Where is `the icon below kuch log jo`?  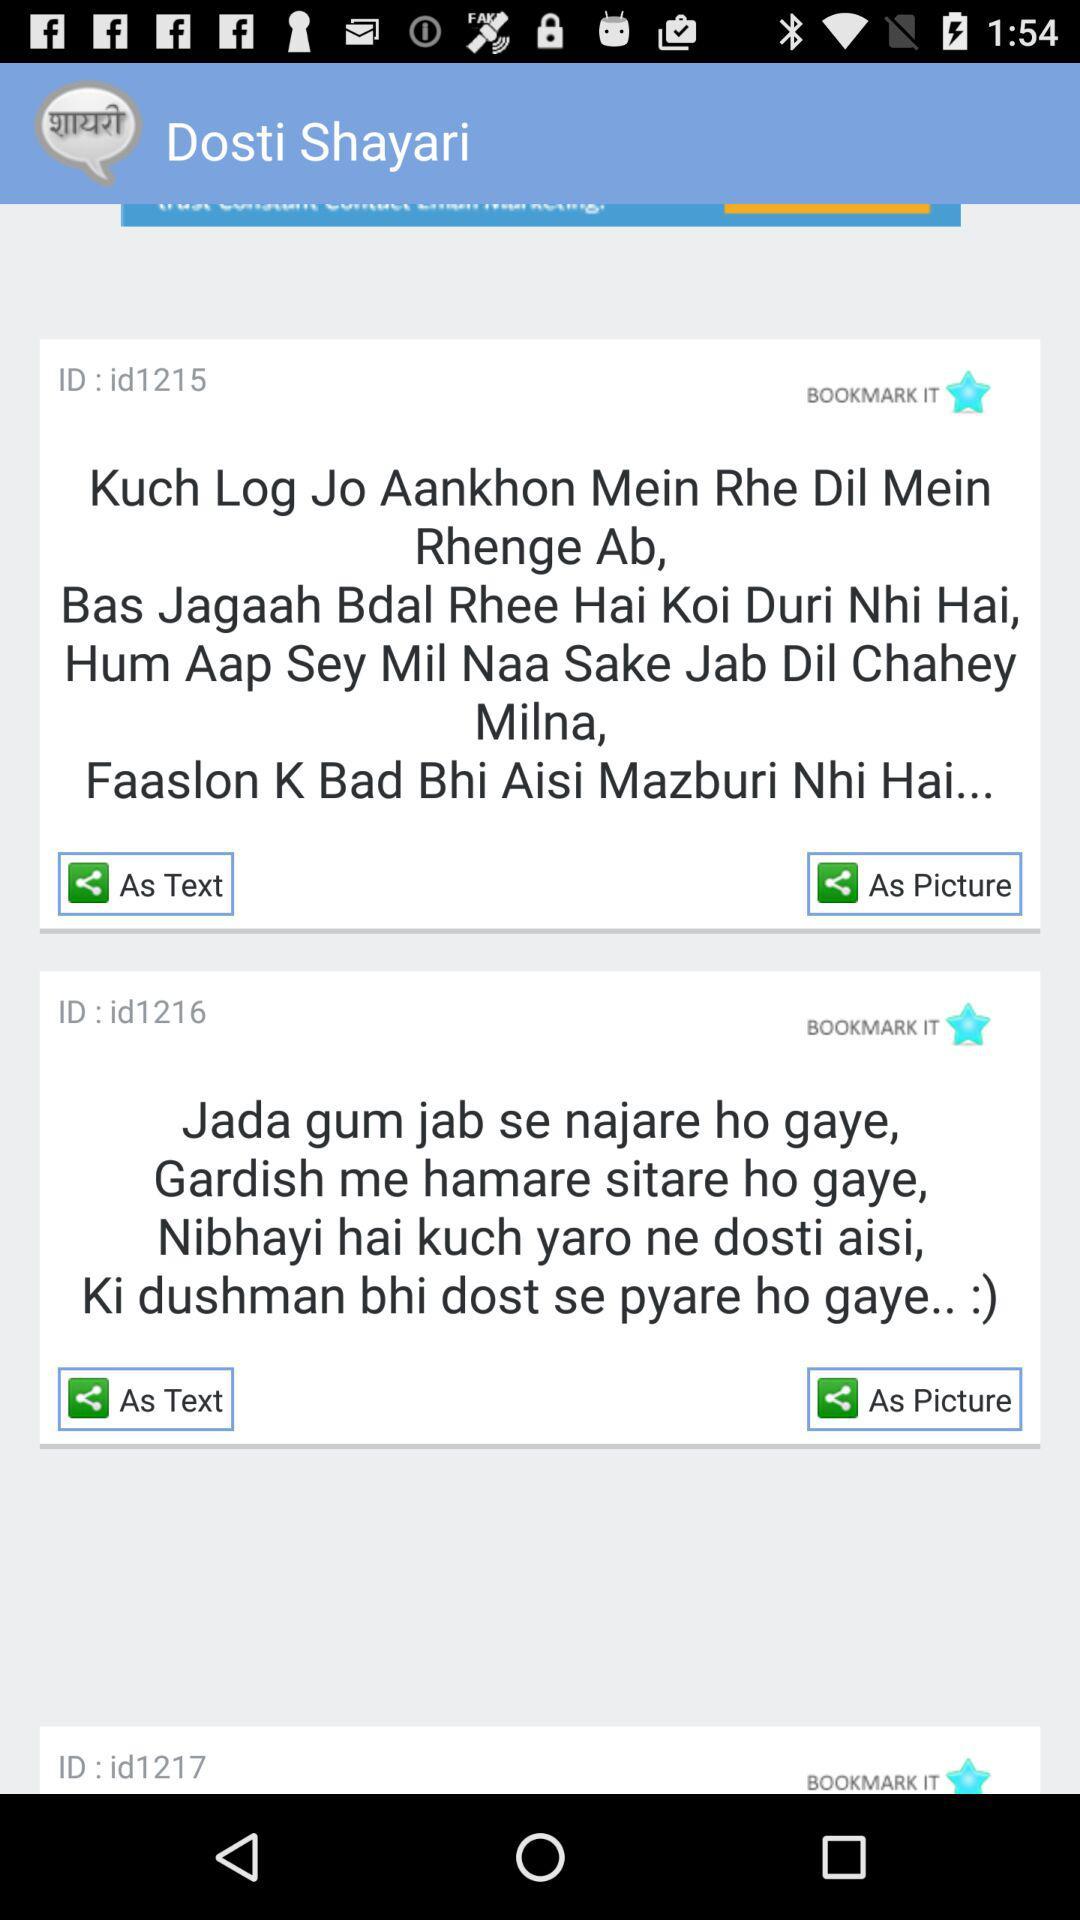 the icon below kuch log jo is located at coordinates (843, 881).